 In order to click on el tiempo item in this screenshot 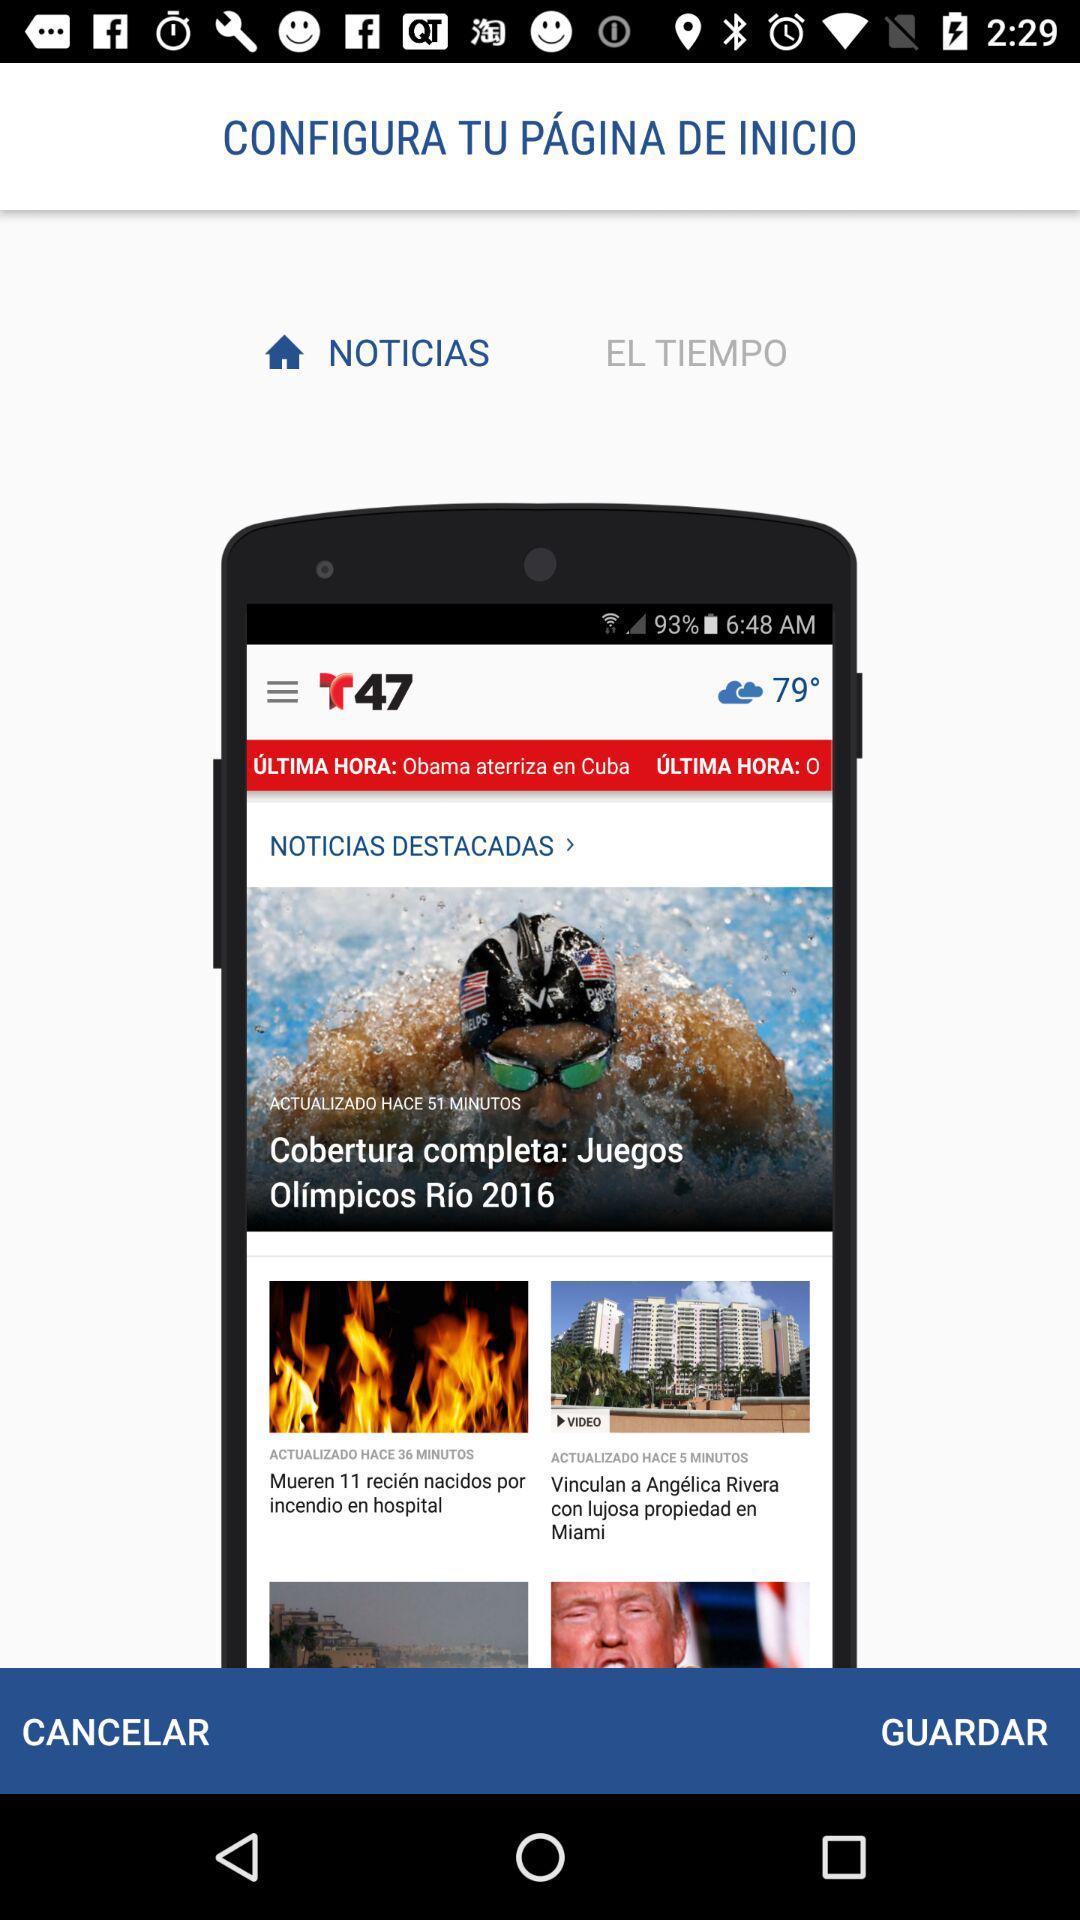, I will do `click(690, 351)`.